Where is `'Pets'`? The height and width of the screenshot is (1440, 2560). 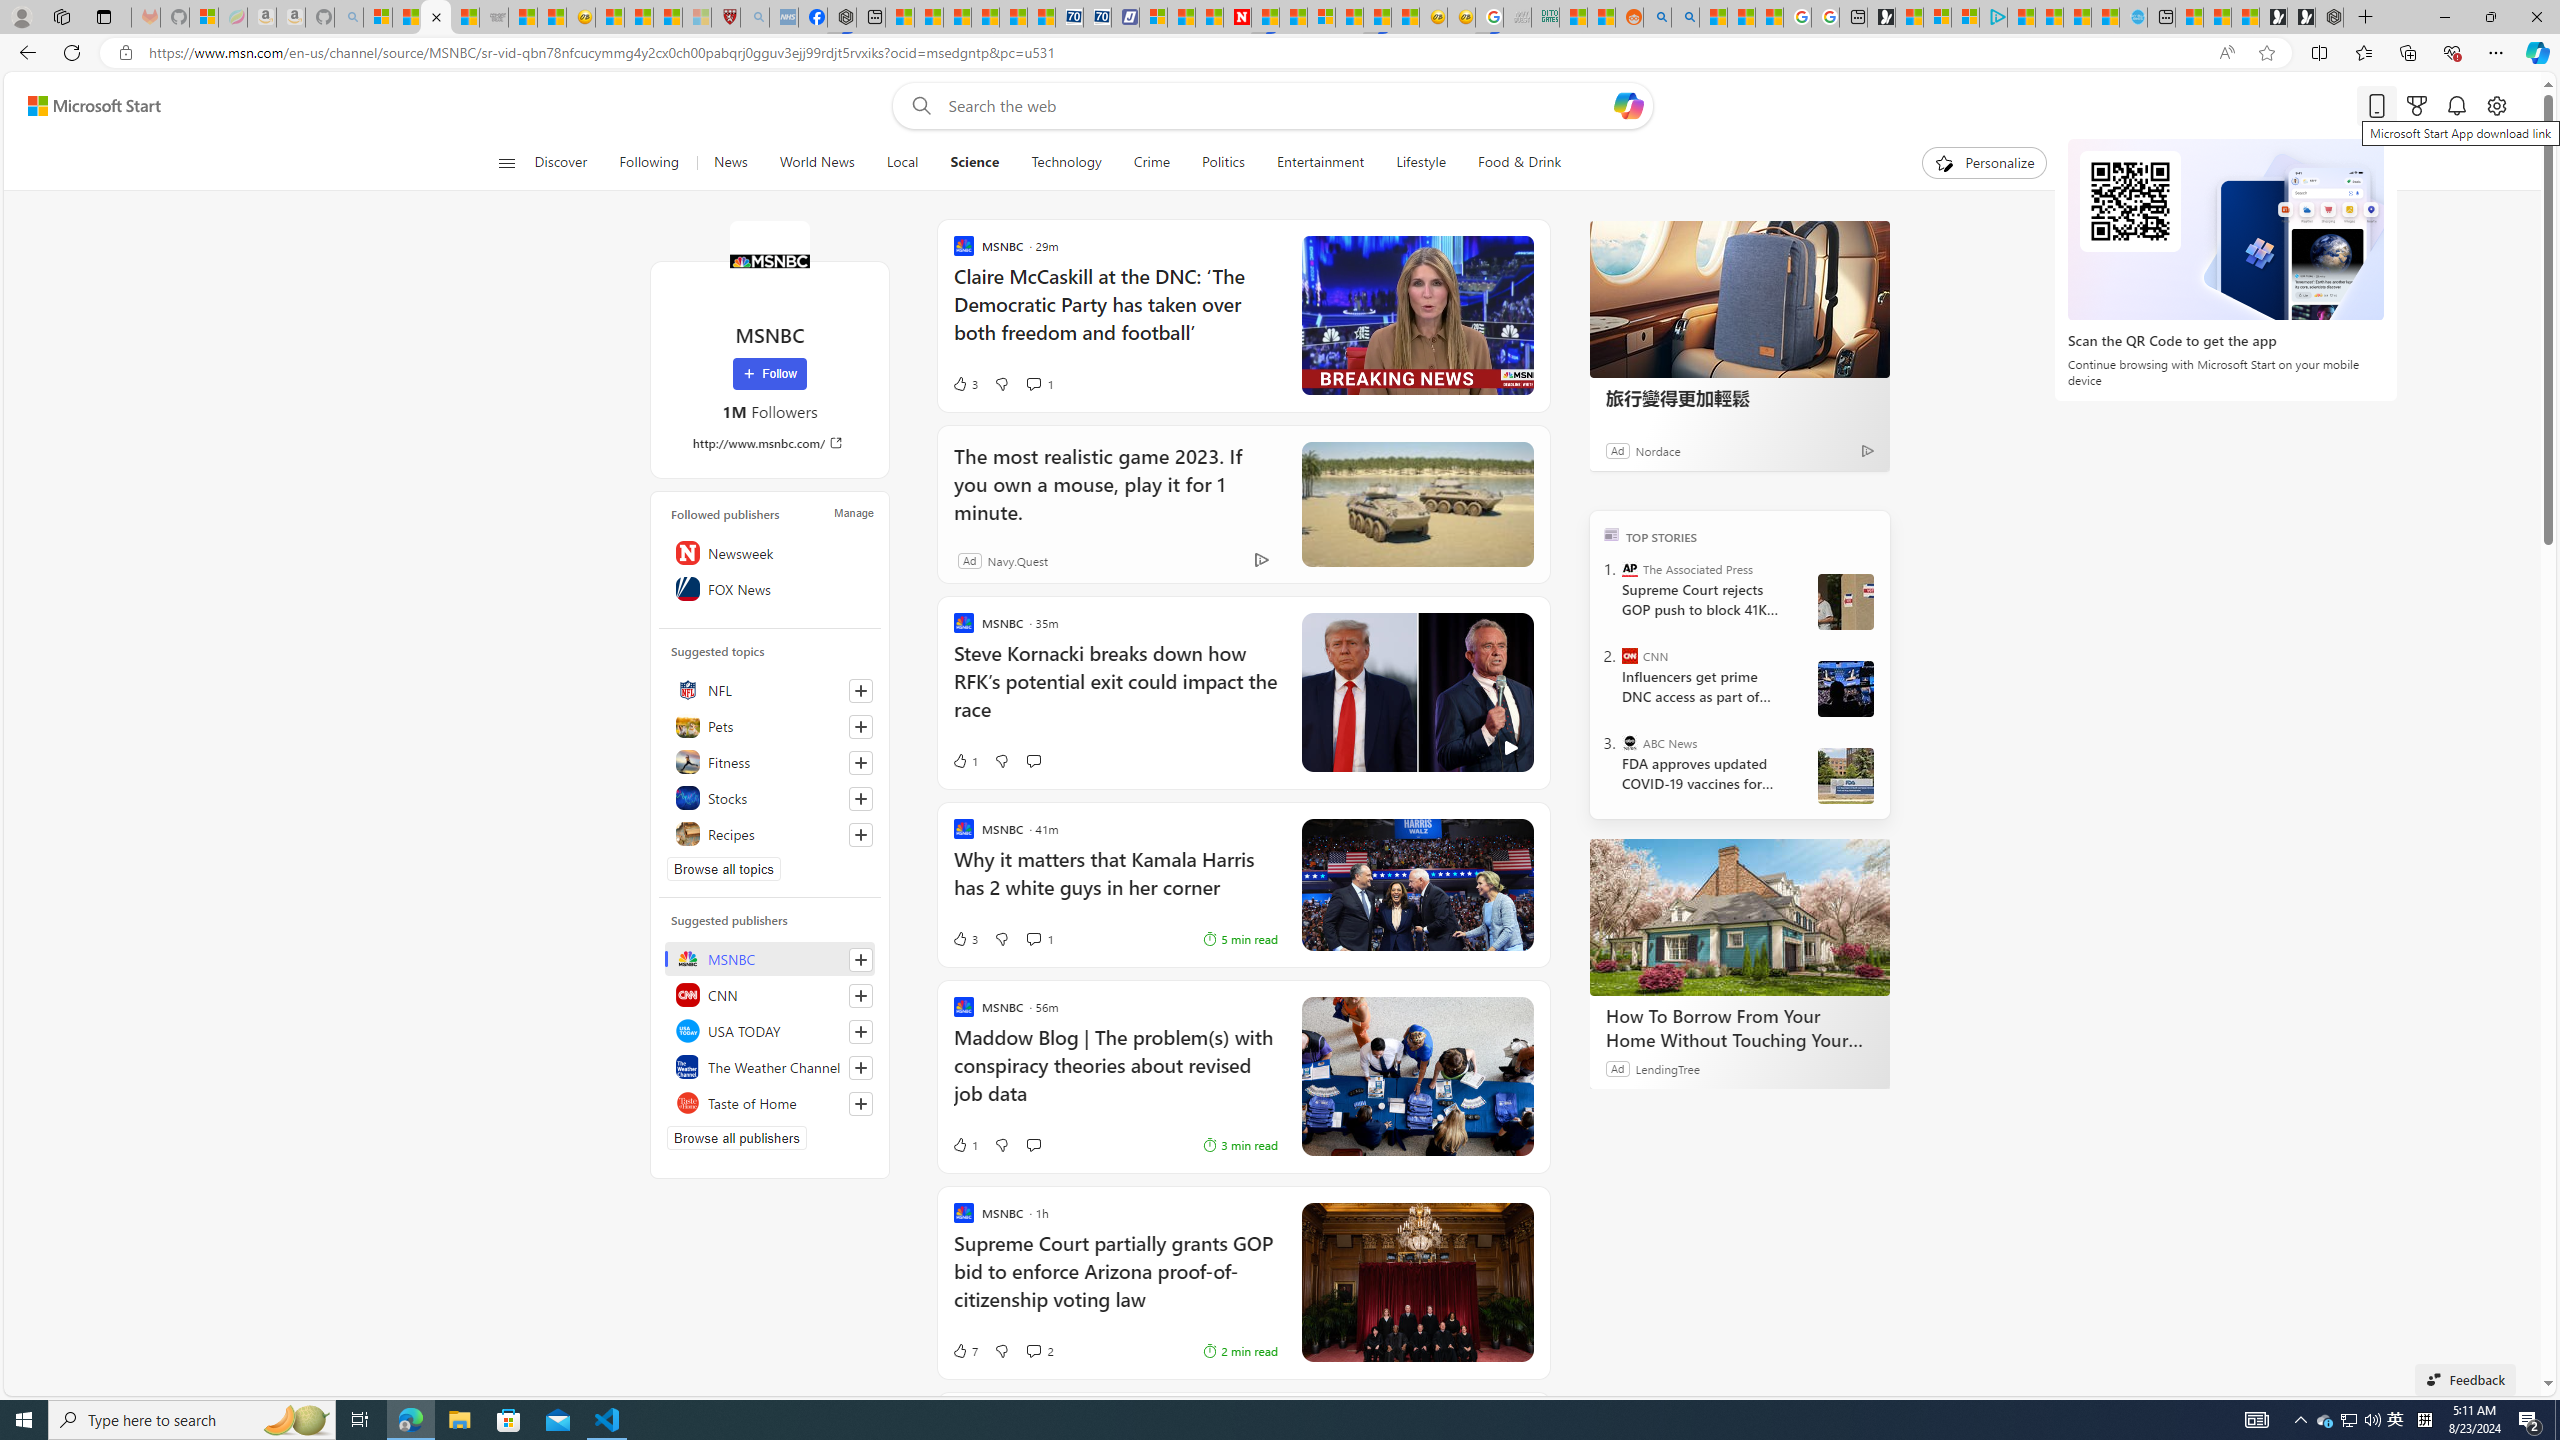 'Pets' is located at coordinates (770, 724).